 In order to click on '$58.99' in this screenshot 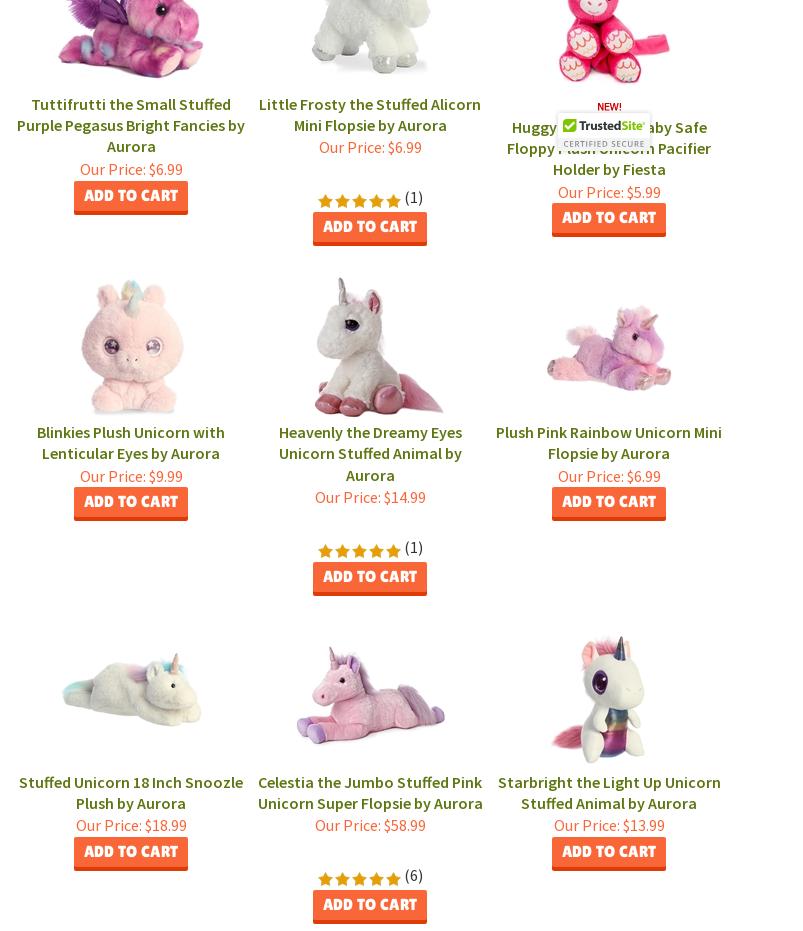, I will do `click(402, 823)`.